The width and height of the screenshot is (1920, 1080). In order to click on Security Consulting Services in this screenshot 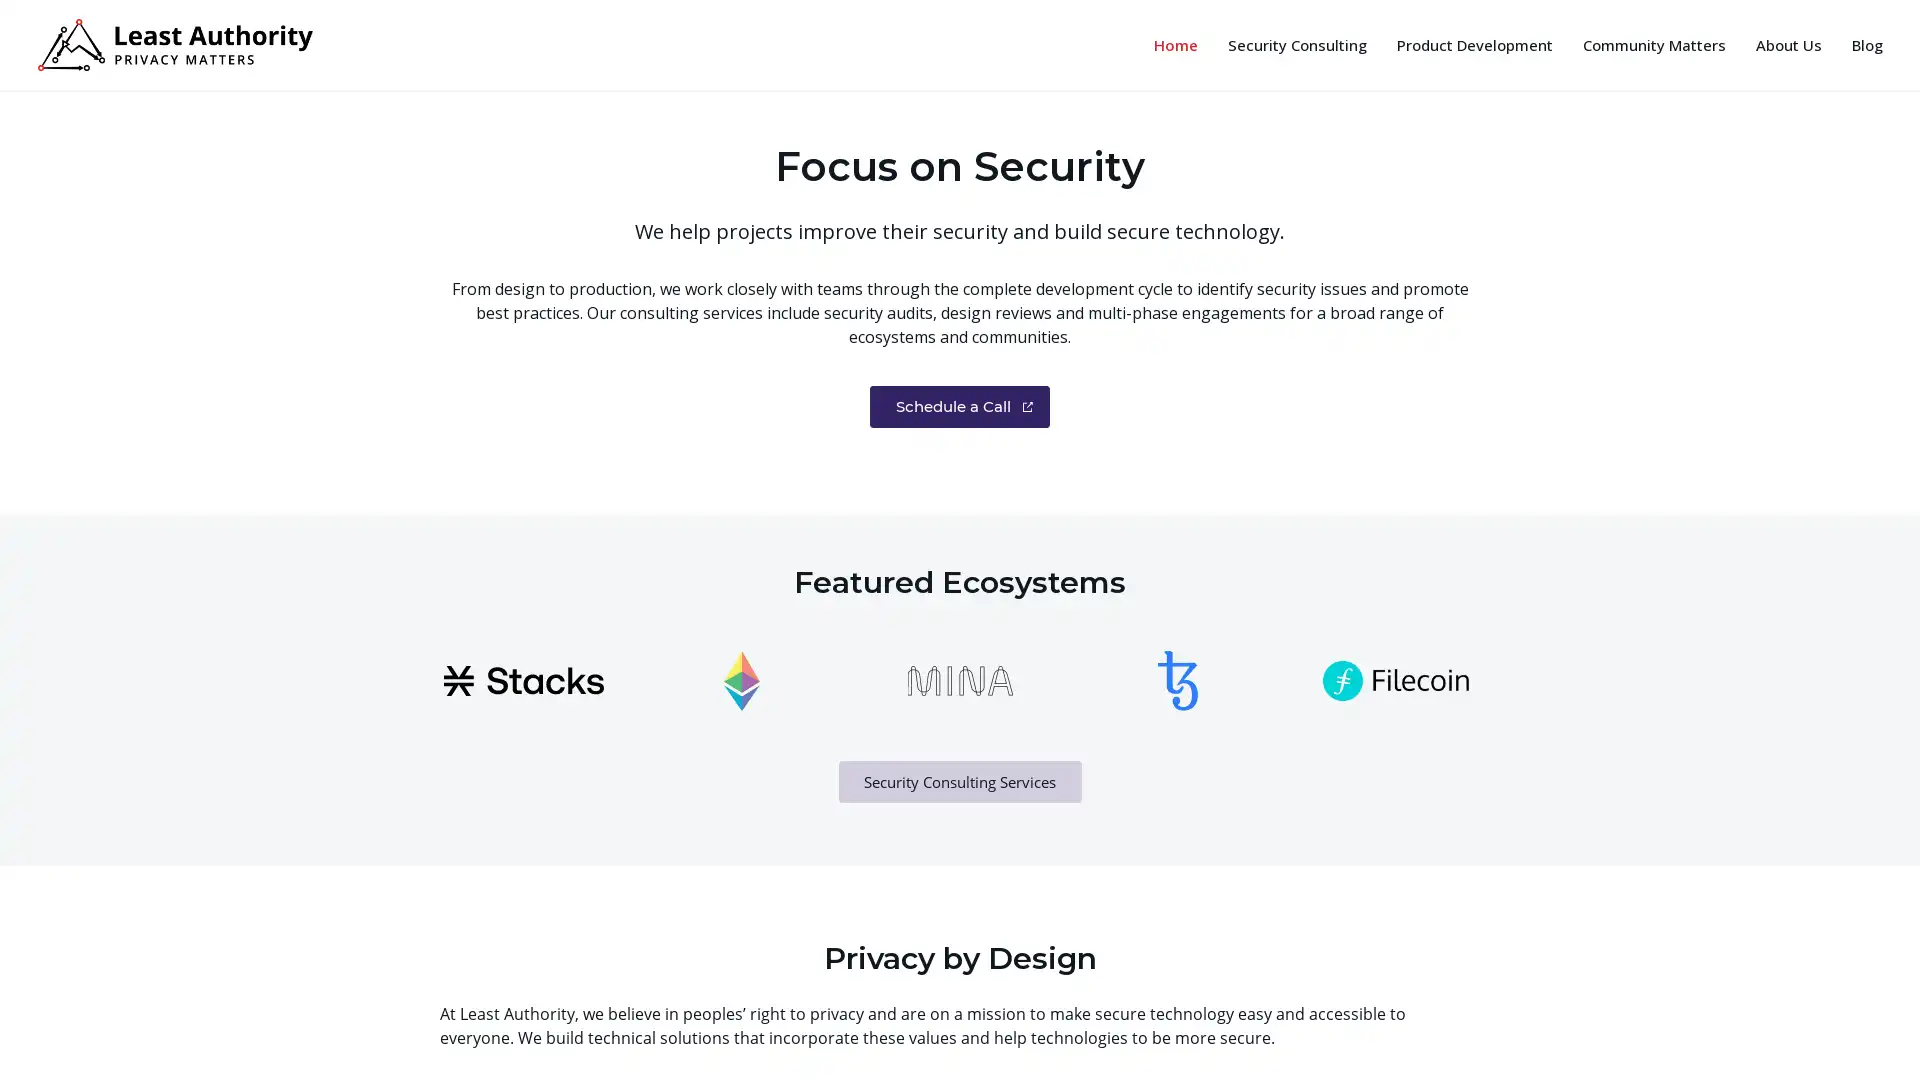, I will do `click(958, 781)`.